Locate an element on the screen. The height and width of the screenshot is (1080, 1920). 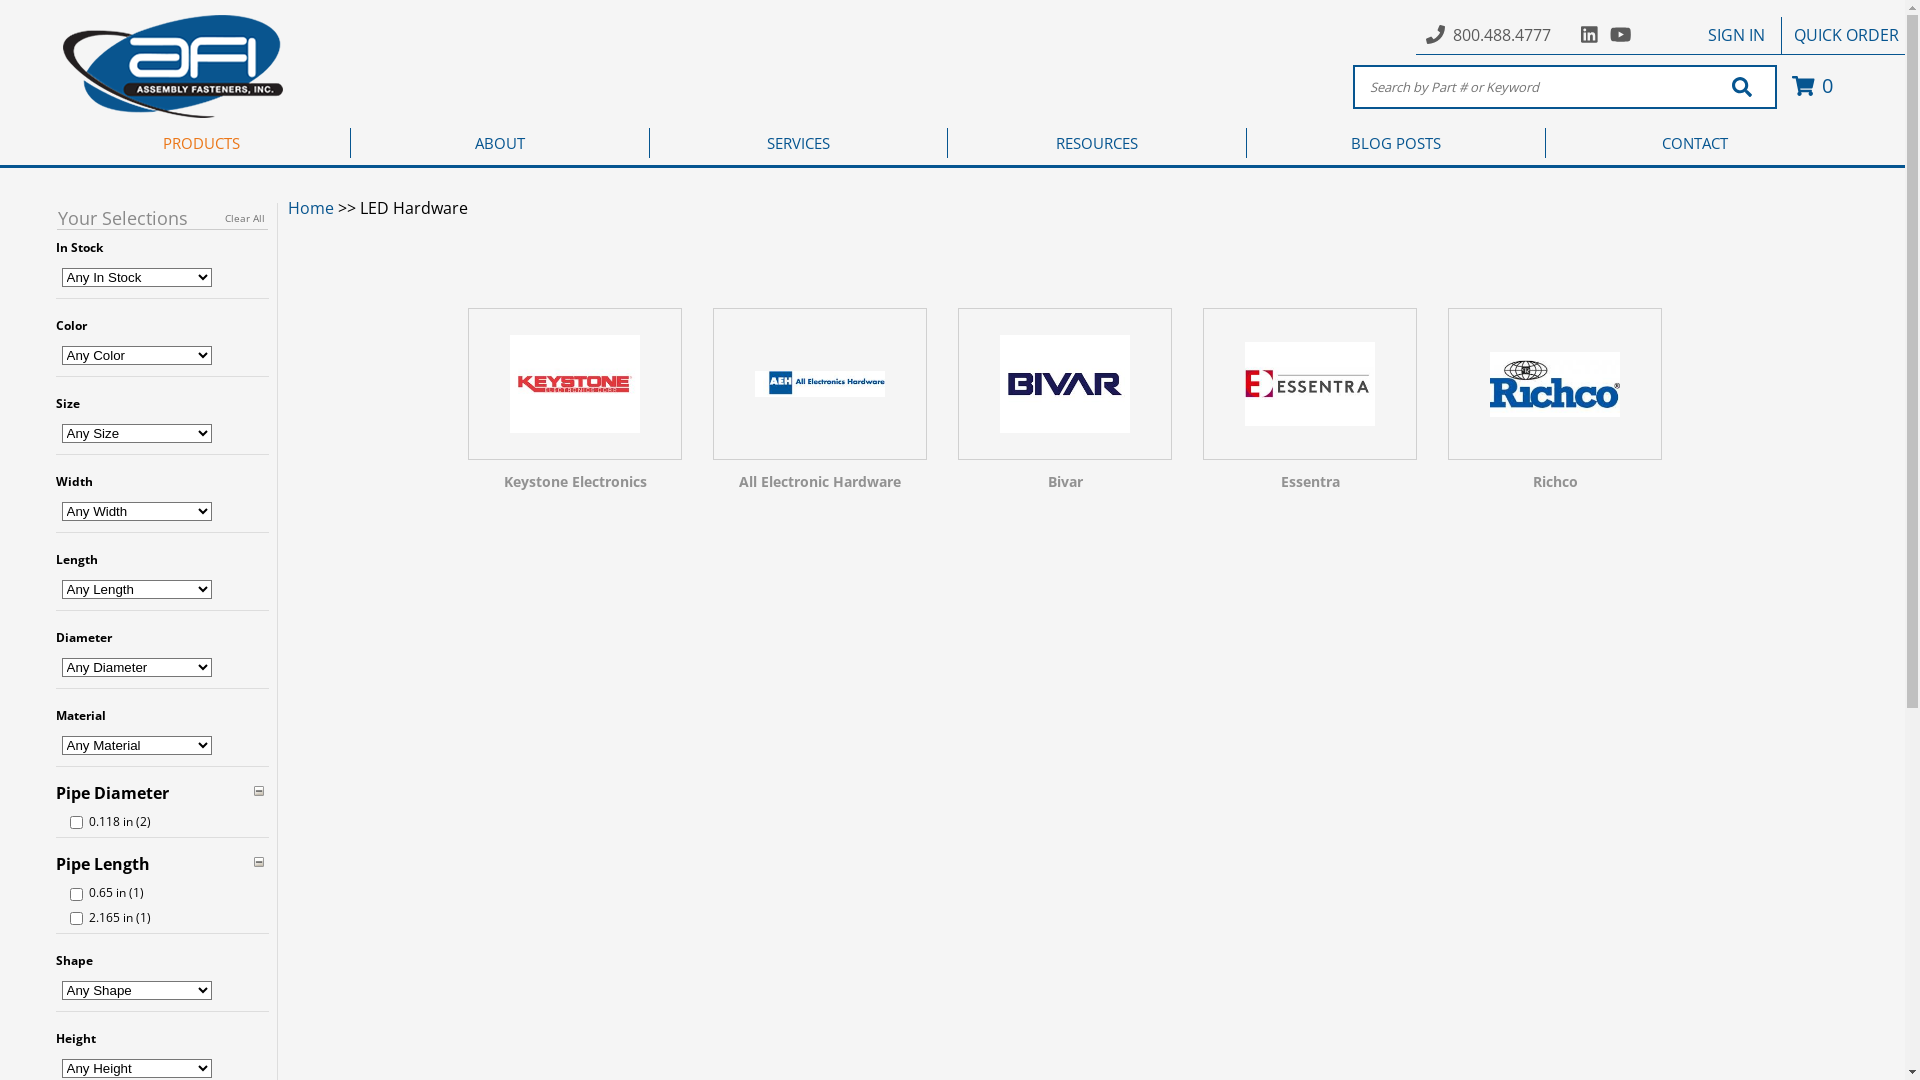
'SIGN IN' is located at coordinates (1735, 34).